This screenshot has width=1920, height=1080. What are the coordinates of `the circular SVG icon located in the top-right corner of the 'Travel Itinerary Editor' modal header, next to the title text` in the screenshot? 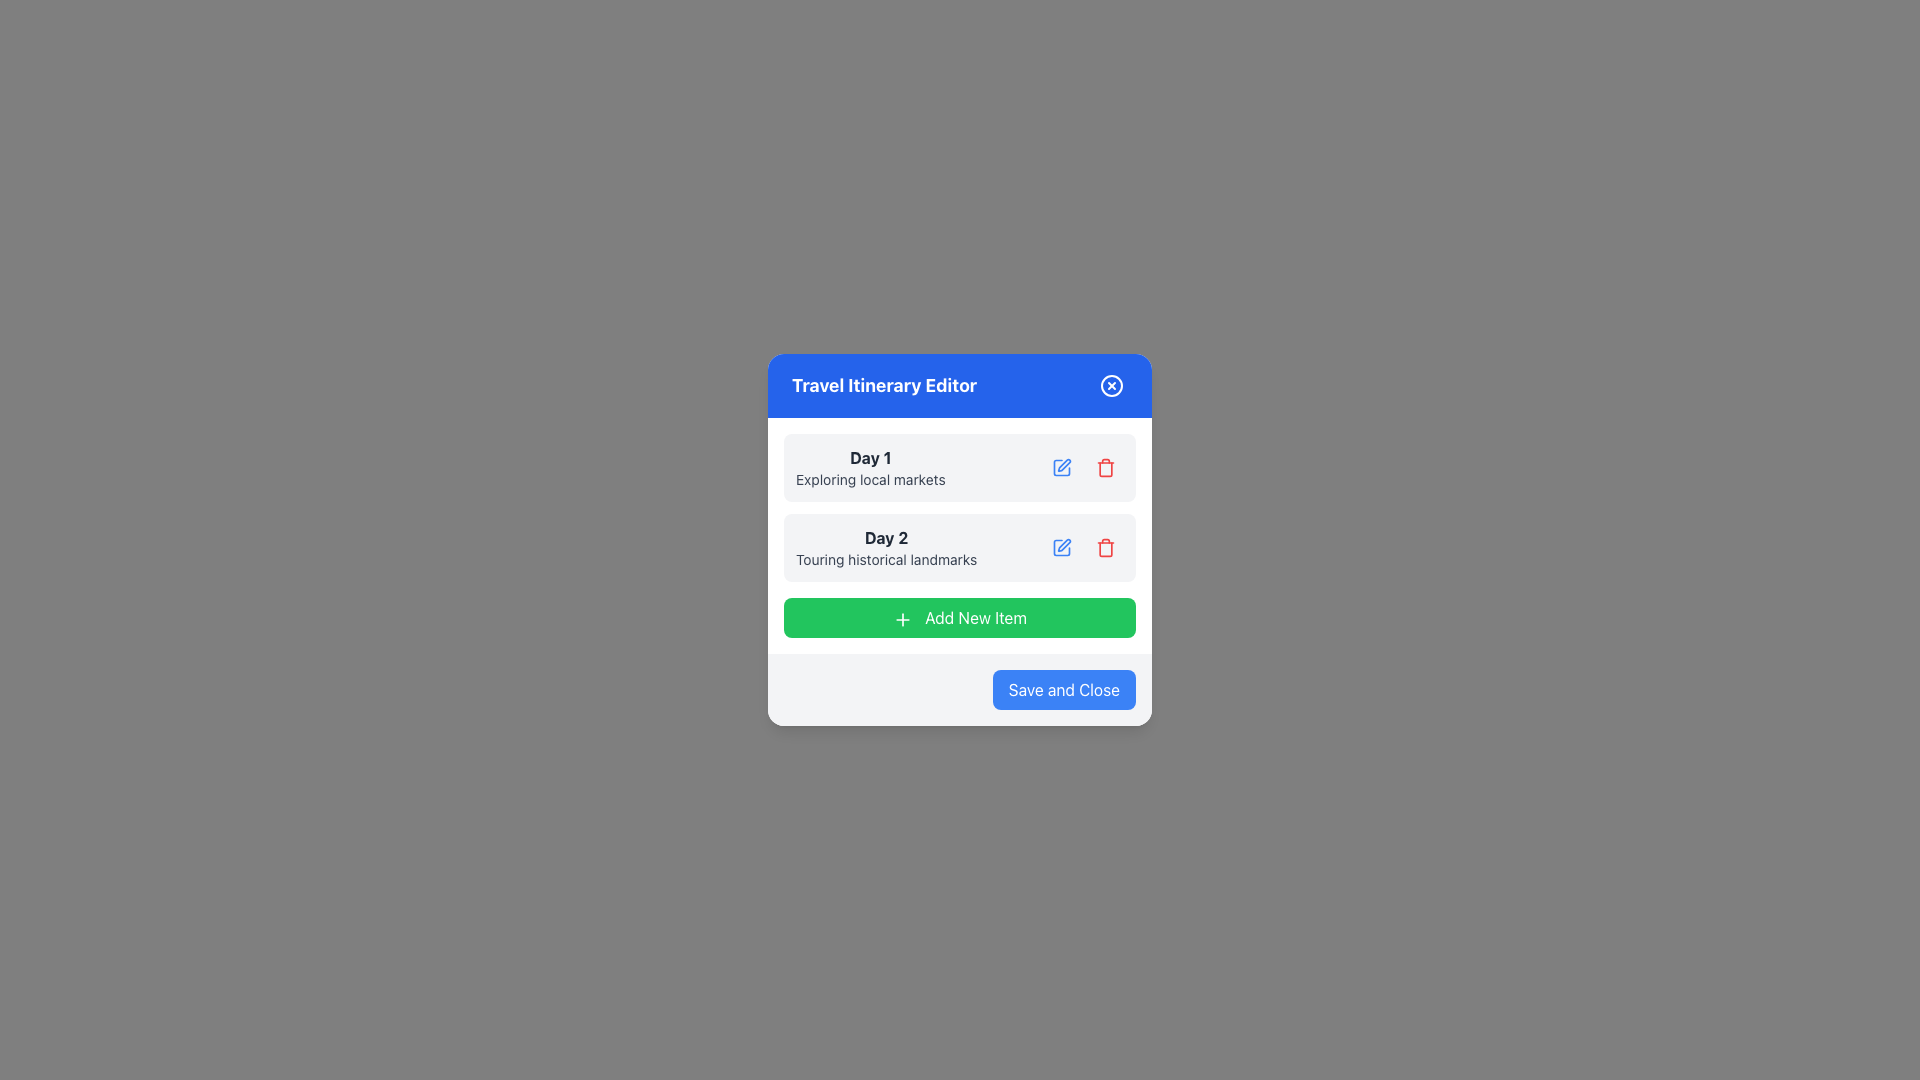 It's located at (1111, 385).